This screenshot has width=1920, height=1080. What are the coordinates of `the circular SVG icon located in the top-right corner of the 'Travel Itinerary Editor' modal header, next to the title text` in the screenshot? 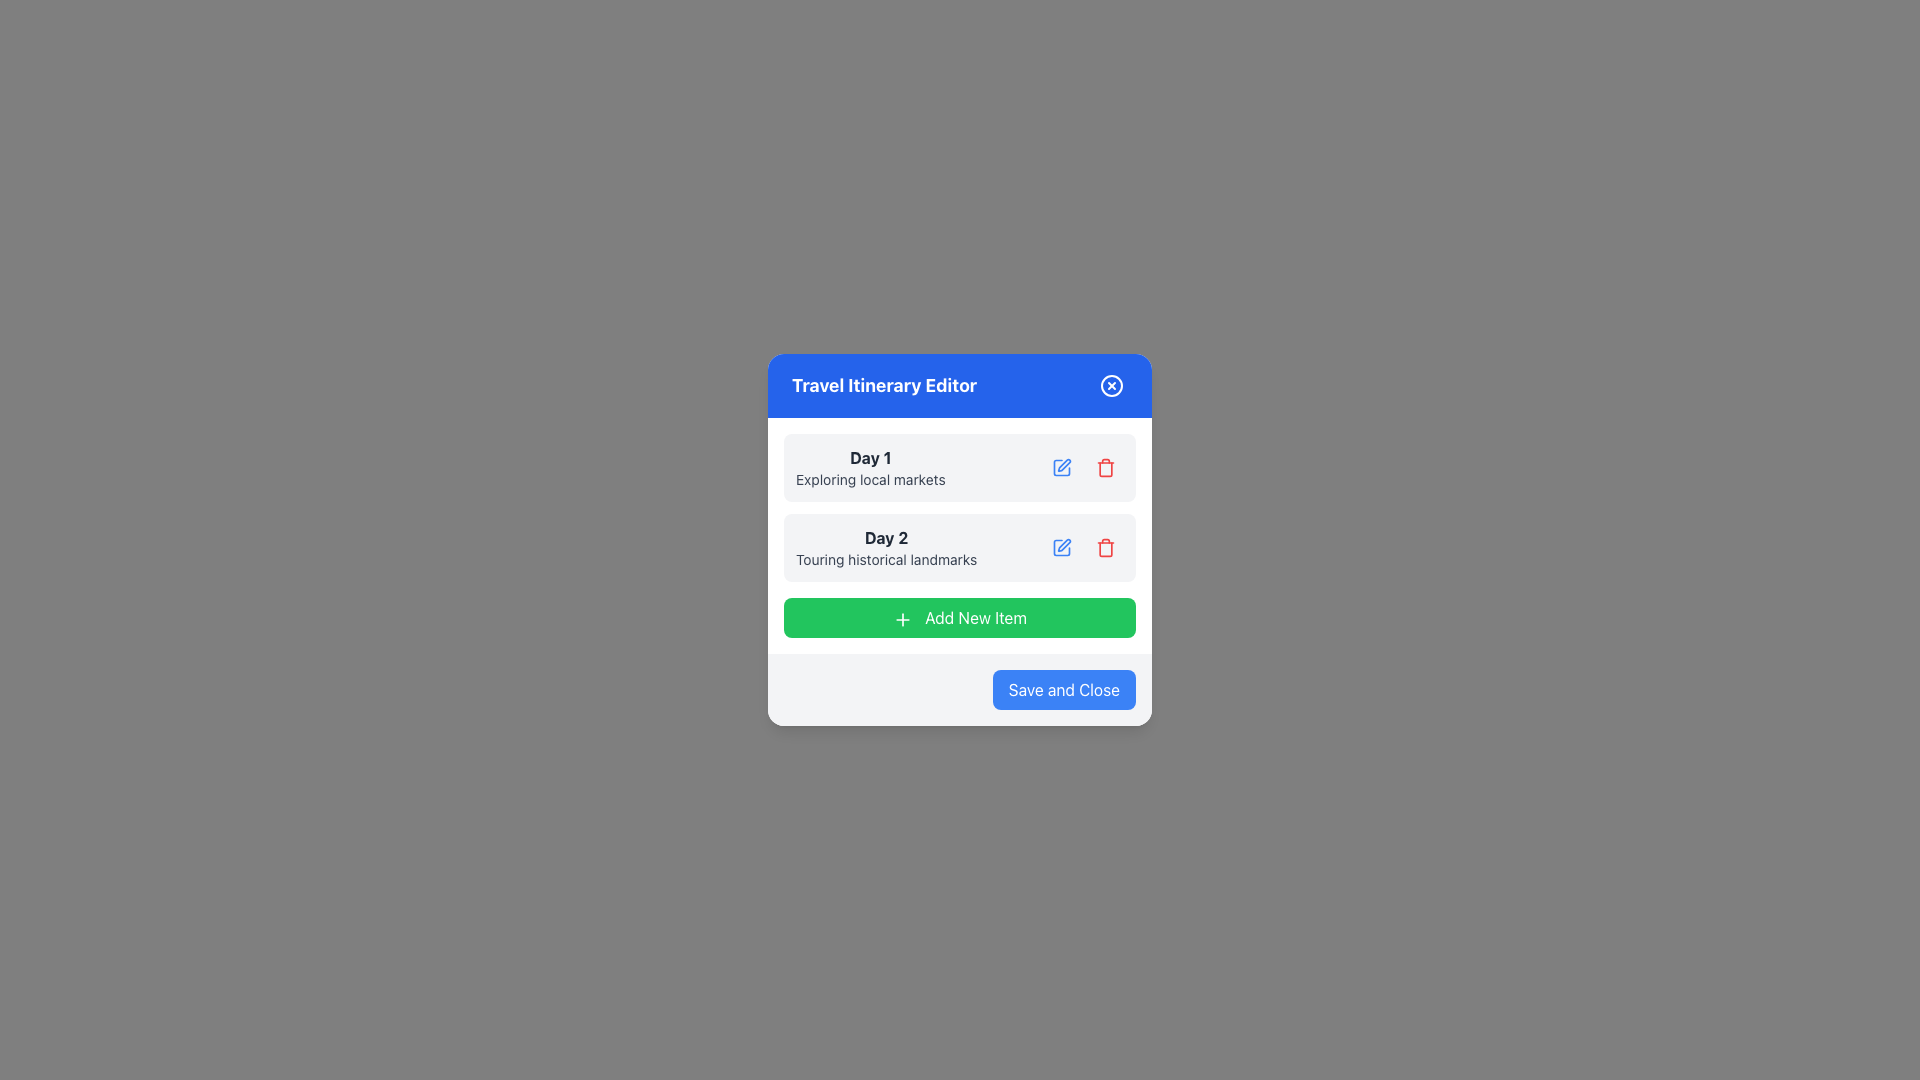 It's located at (1111, 385).